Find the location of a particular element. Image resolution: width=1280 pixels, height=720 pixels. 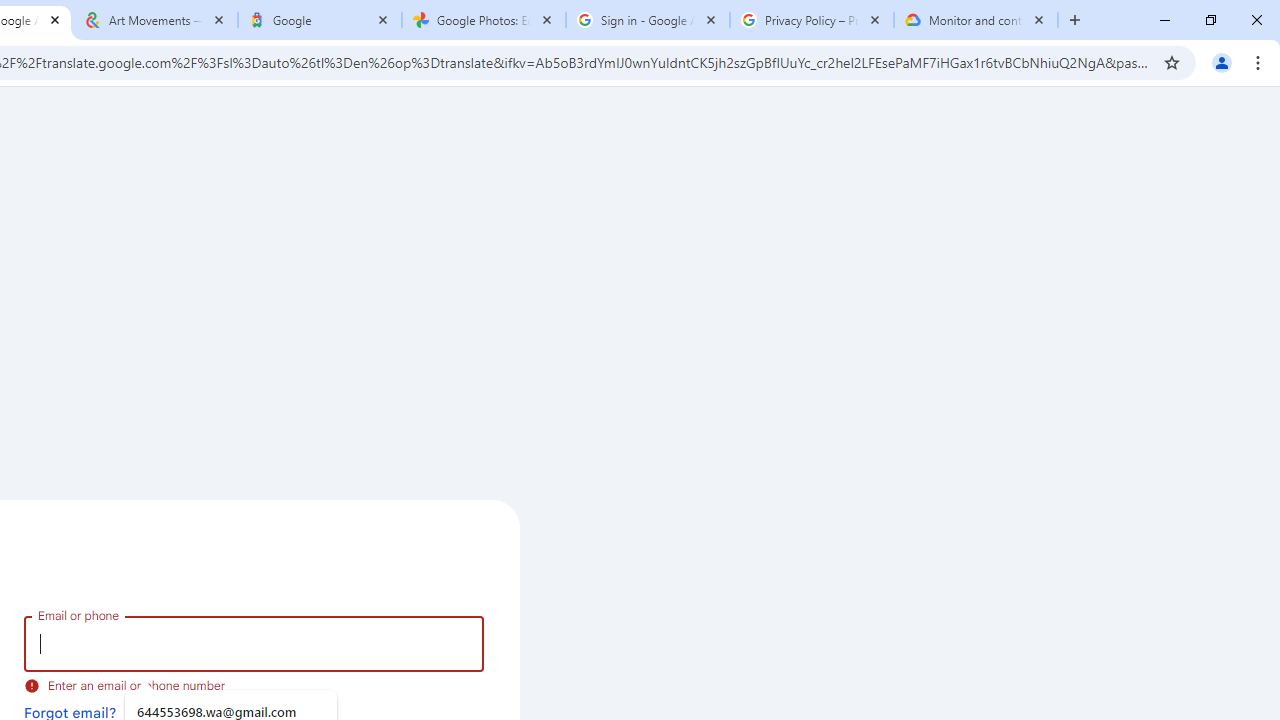

'Email or phone' is located at coordinates (253, 643).